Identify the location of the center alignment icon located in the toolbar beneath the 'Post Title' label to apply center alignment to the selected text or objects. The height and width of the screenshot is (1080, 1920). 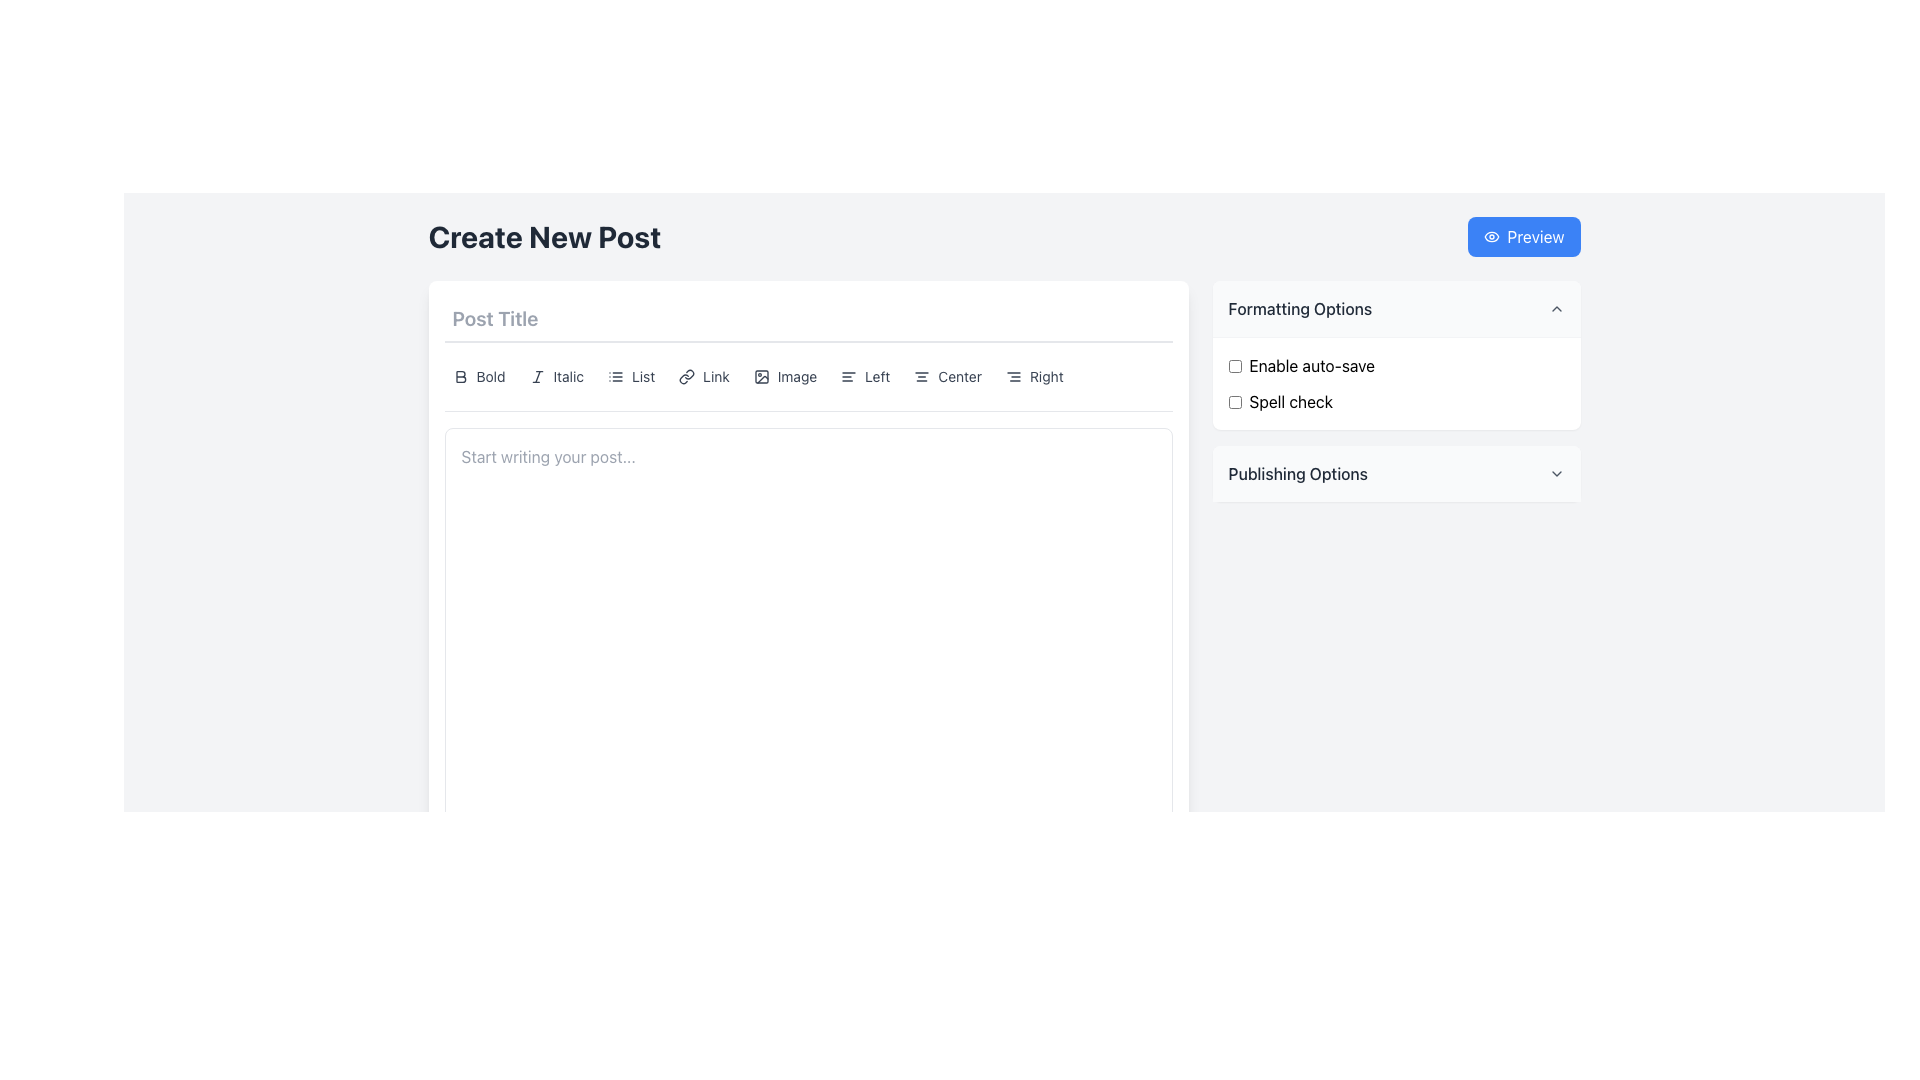
(920, 377).